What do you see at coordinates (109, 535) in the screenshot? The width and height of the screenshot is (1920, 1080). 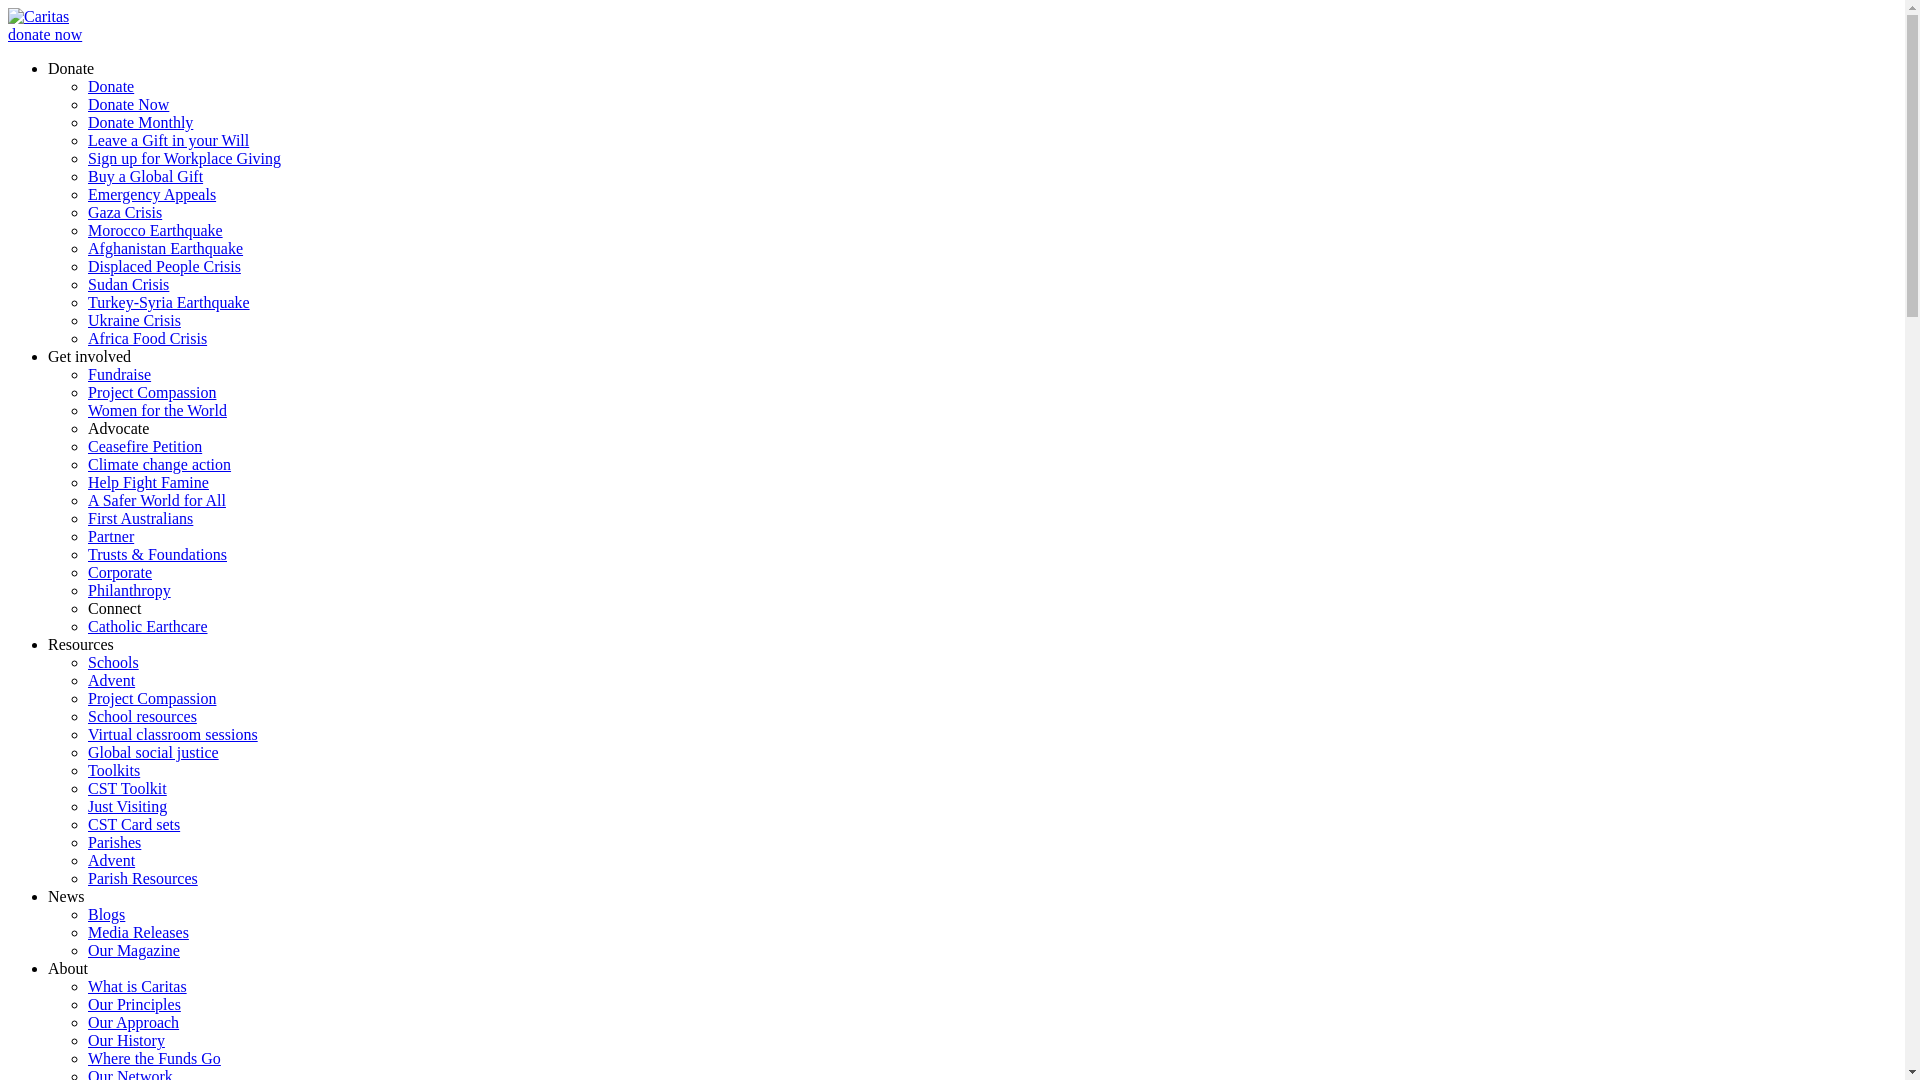 I see `'Partner'` at bounding box center [109, 535].